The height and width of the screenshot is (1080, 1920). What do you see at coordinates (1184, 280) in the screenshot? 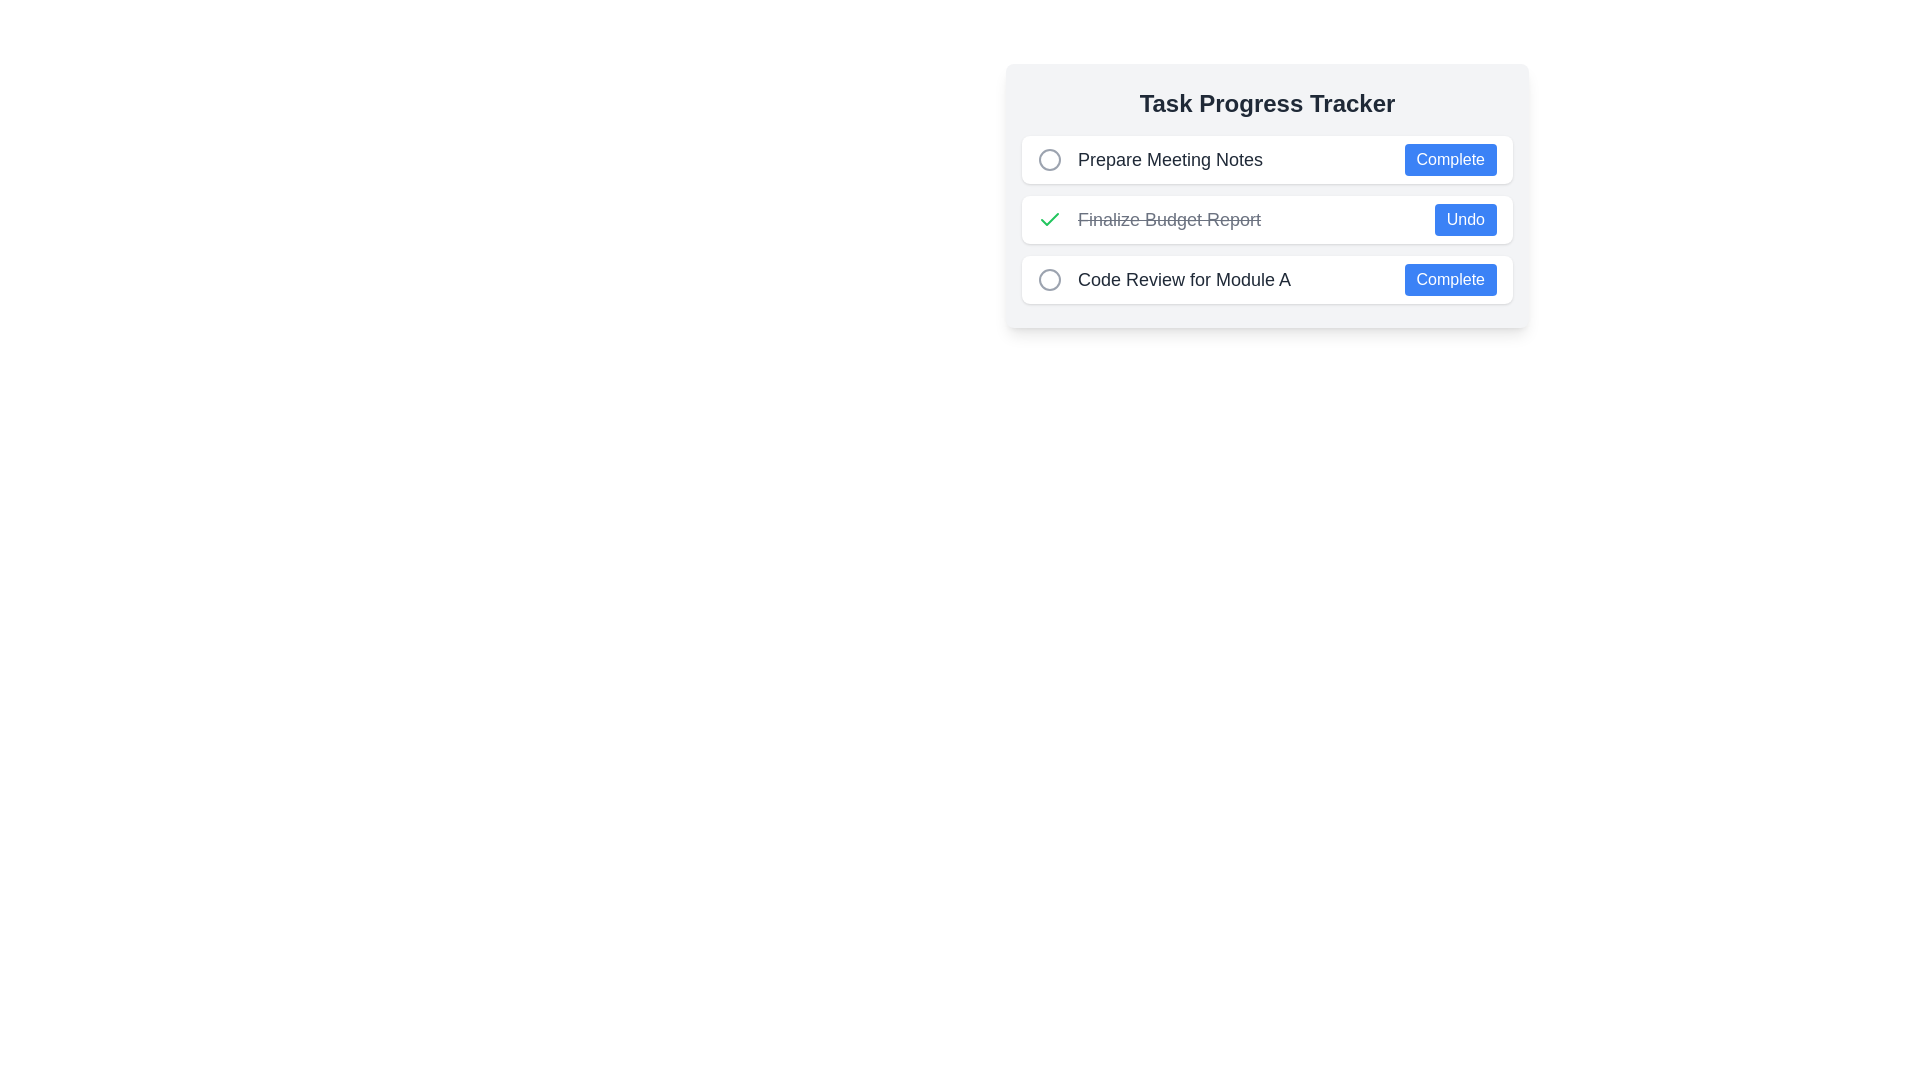
I see `the text label stating 'Code Review for Module A', which is styled with a medium-sized, bold dark gray font and positioned centrally in the middle-right quadrant of the task list interface` at bounding box center [1184, 280].